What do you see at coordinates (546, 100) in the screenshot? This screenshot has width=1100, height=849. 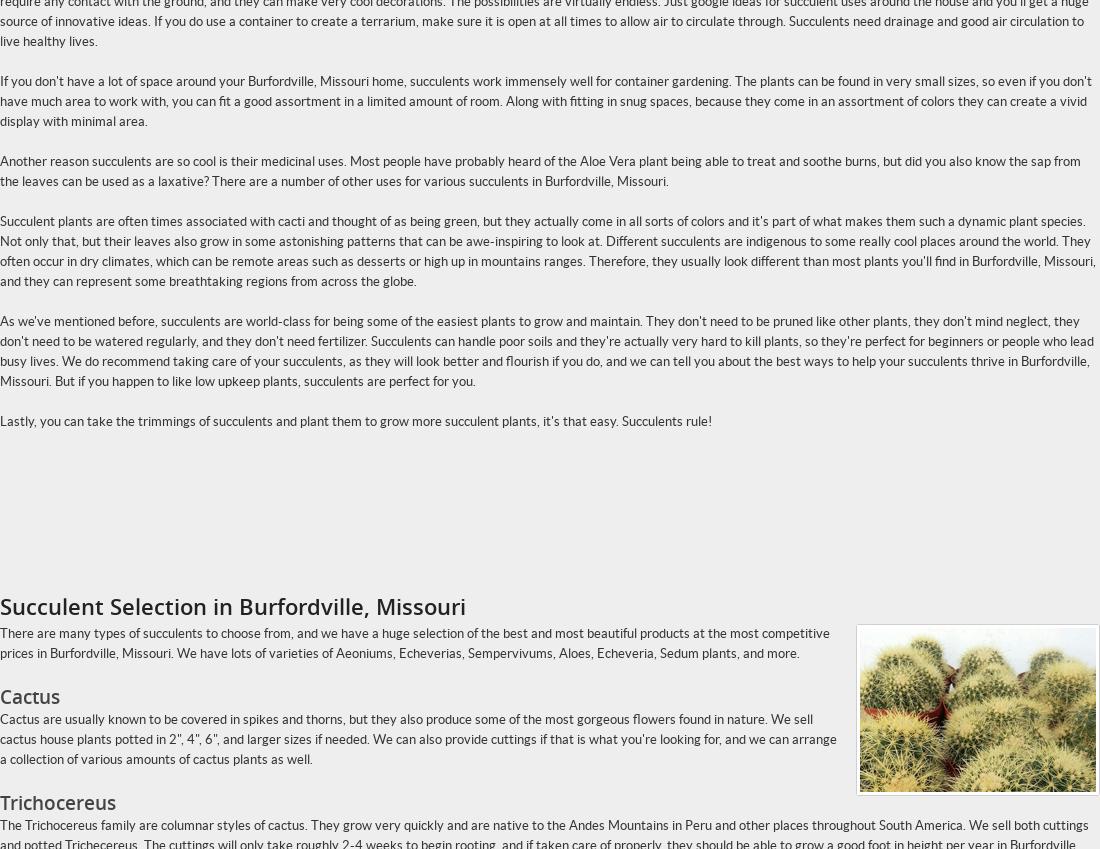 I see `'If you don't have a lot of space around your Burfordville, Missouri home, succulents work immensely well for container gardening. The plants can be found in very small sizes, so even if you don't have much area to work with, you can fit a good assortment in a limited amount of room. Along with fitting in snug spaces, because they come in an assortment of colors they can create a vivid display with minimal area.'` at bounding box center [546, 100].